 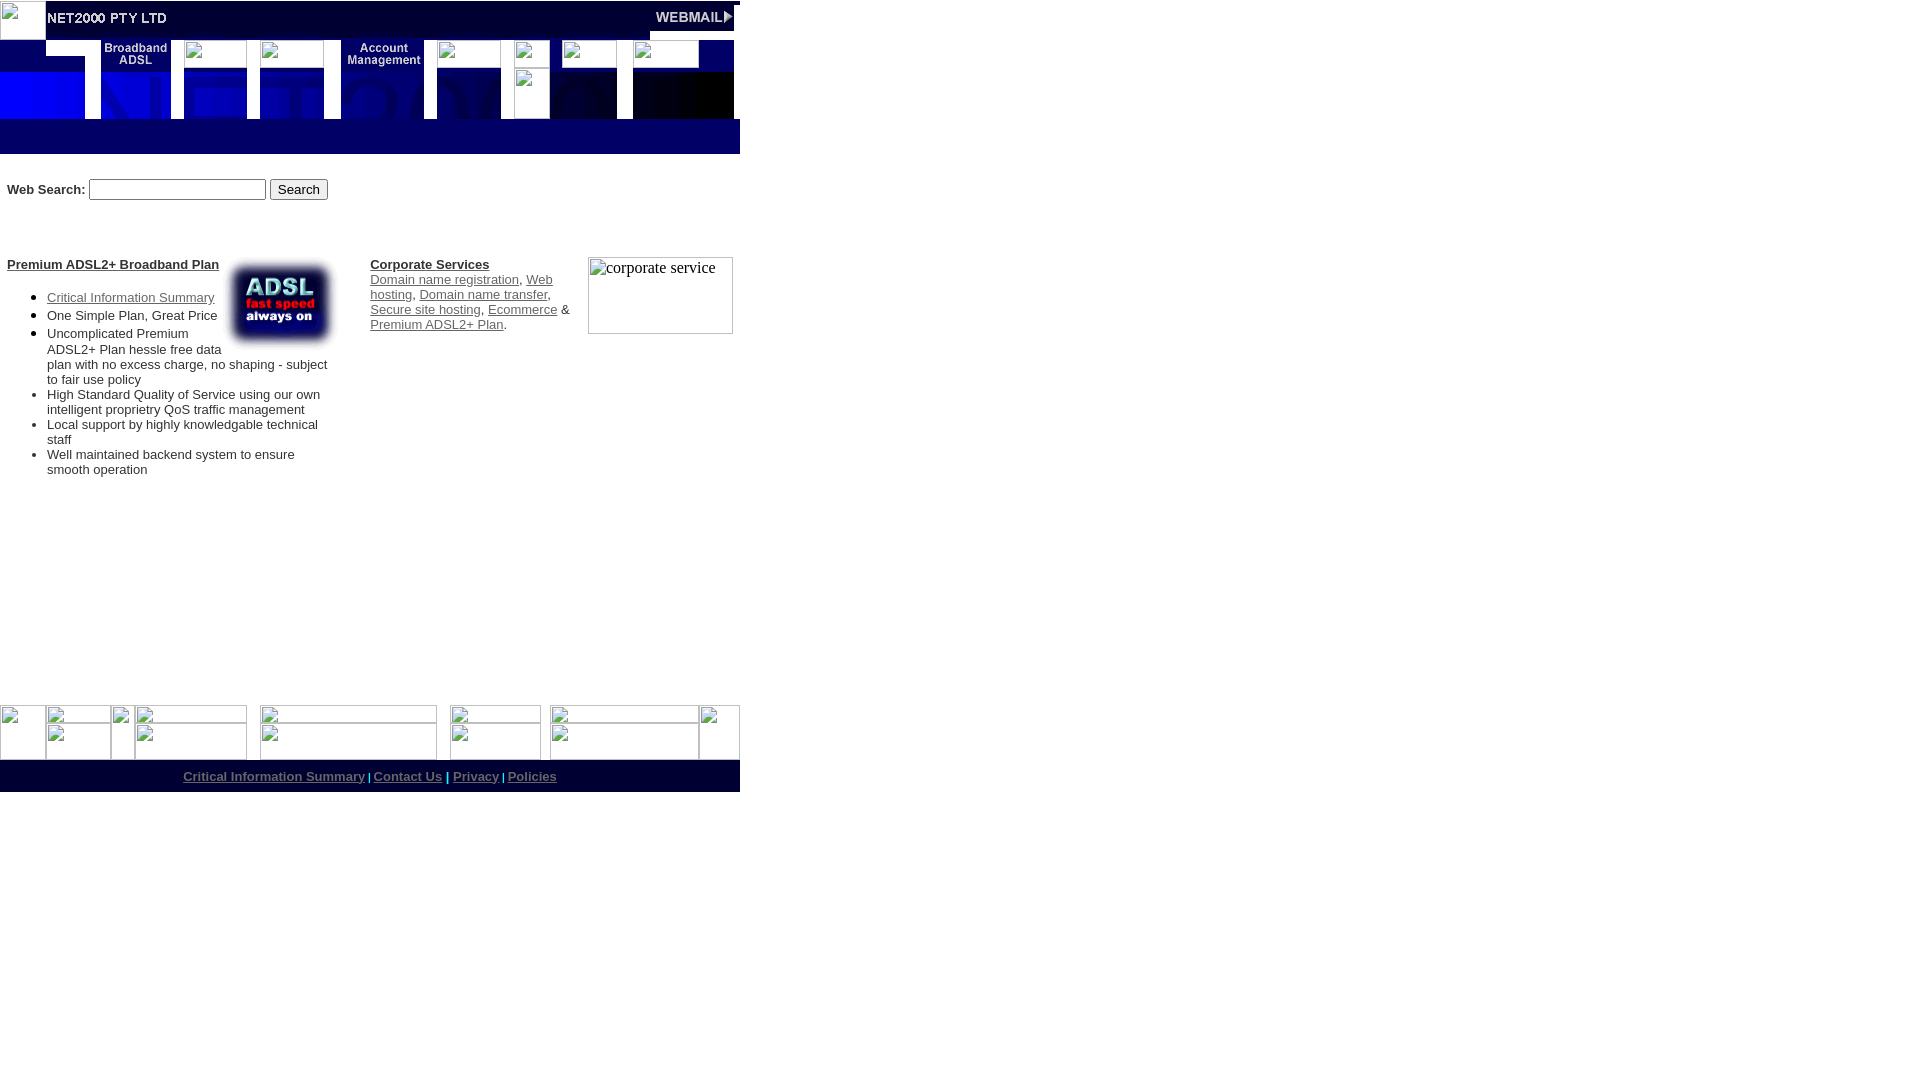 What do you see at coordinates (369, 262) in the screenshot?
I see `'Corporate Services'` at bounding box center [369, 262].